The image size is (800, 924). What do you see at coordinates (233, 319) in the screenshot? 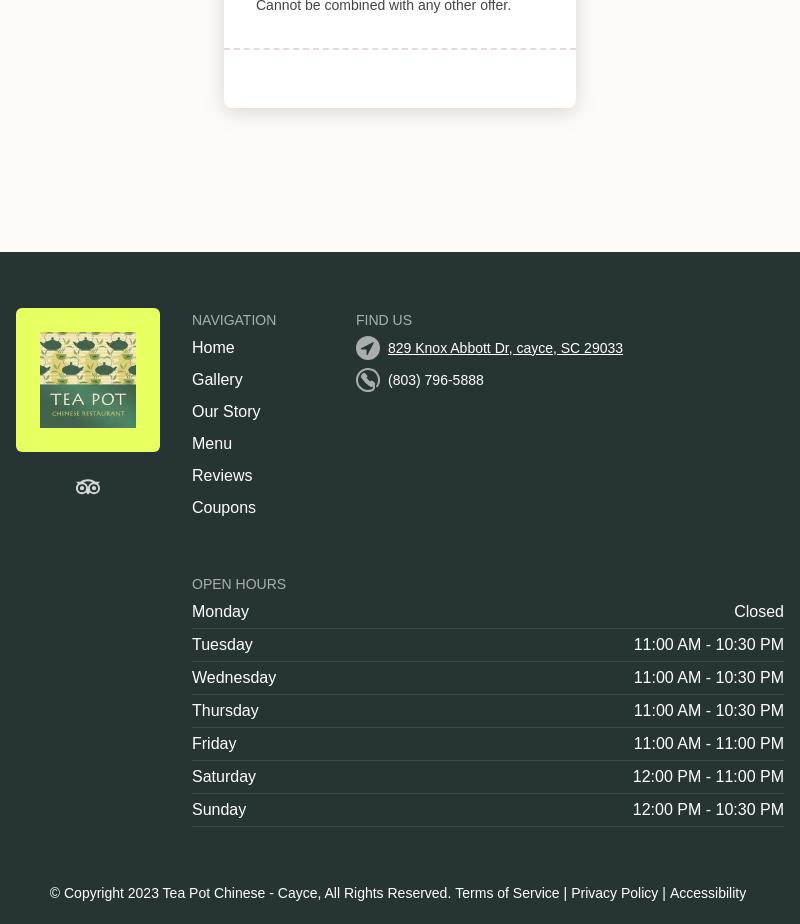
I see `'Navigation'` at bounding box center [233, 319].